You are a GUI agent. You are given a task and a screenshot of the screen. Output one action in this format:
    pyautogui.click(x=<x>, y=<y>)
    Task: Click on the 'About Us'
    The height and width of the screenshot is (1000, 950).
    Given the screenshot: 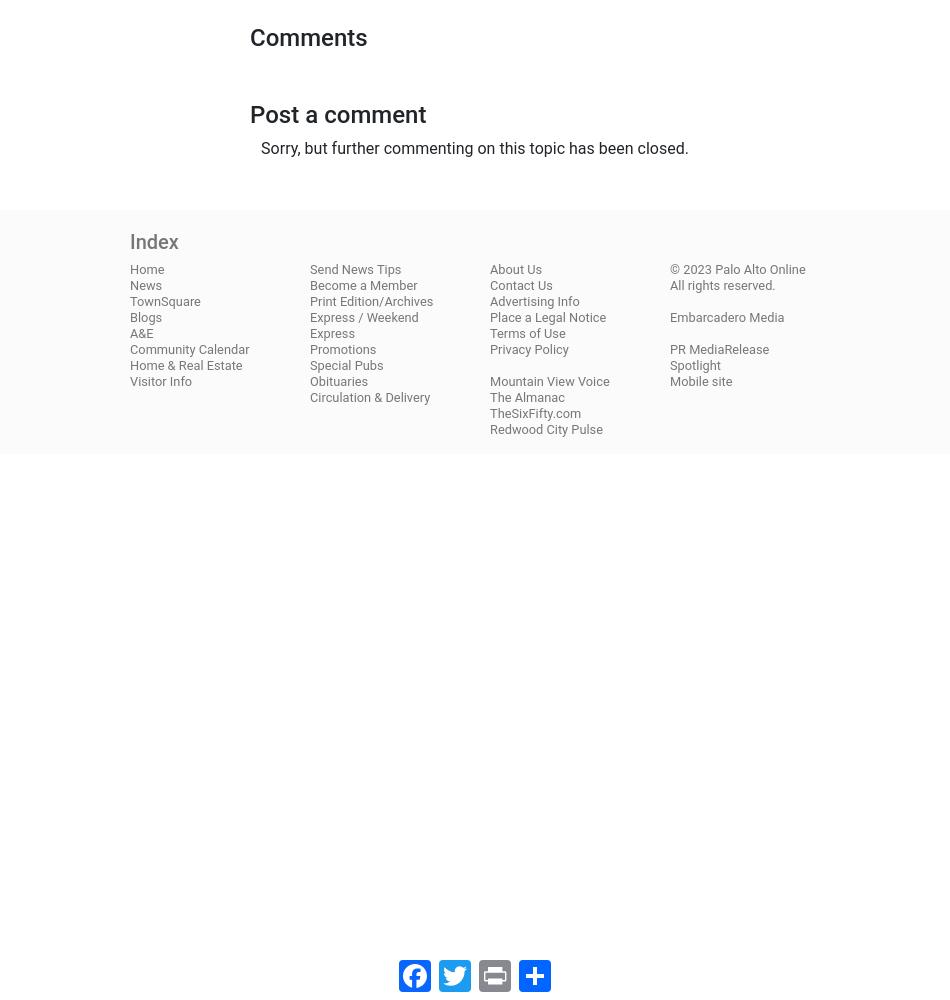 What is the action you would take?
    pyautogui.click(x=516, y=268)
    